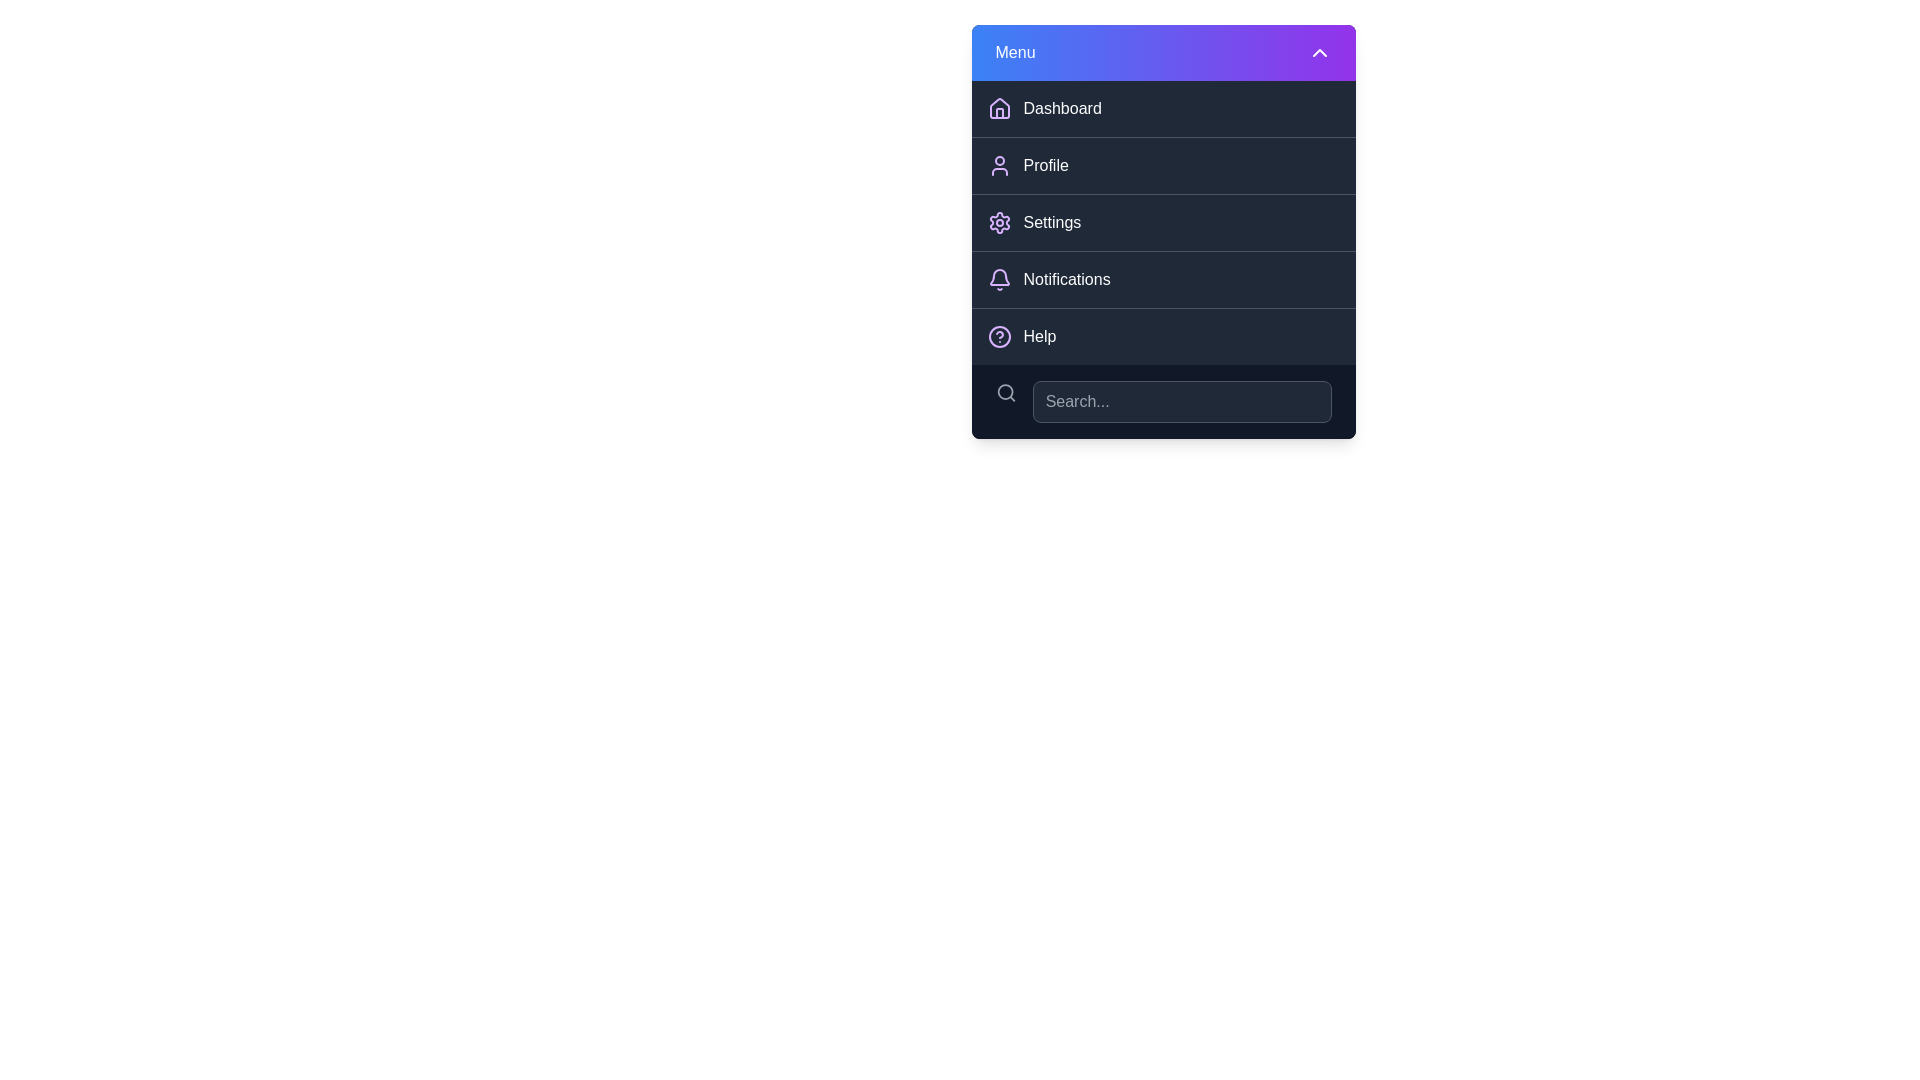  Describe the element at coordinates (1163, 279) in the screenshot. I see `the 'Notifications' menu item` at that location.